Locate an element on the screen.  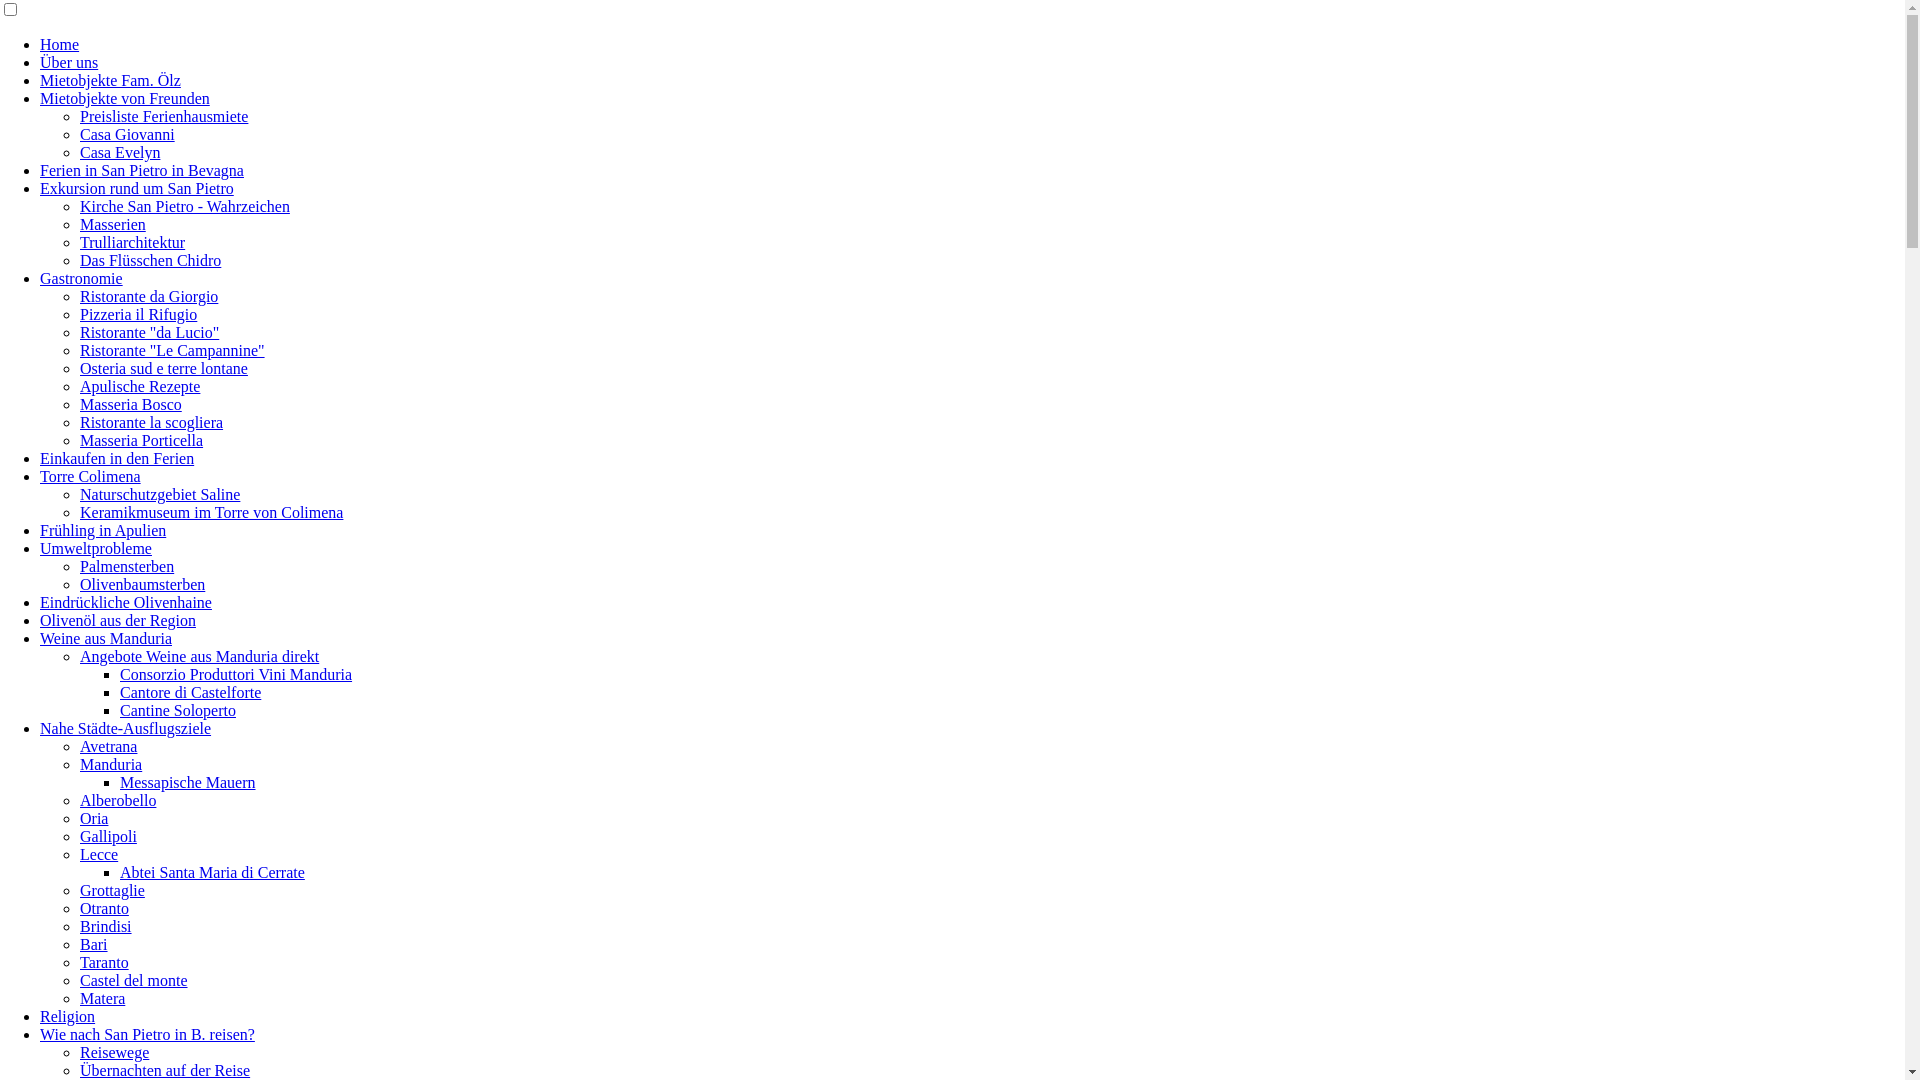
'Umweltprobleme' is located at coordinates (95, 548).